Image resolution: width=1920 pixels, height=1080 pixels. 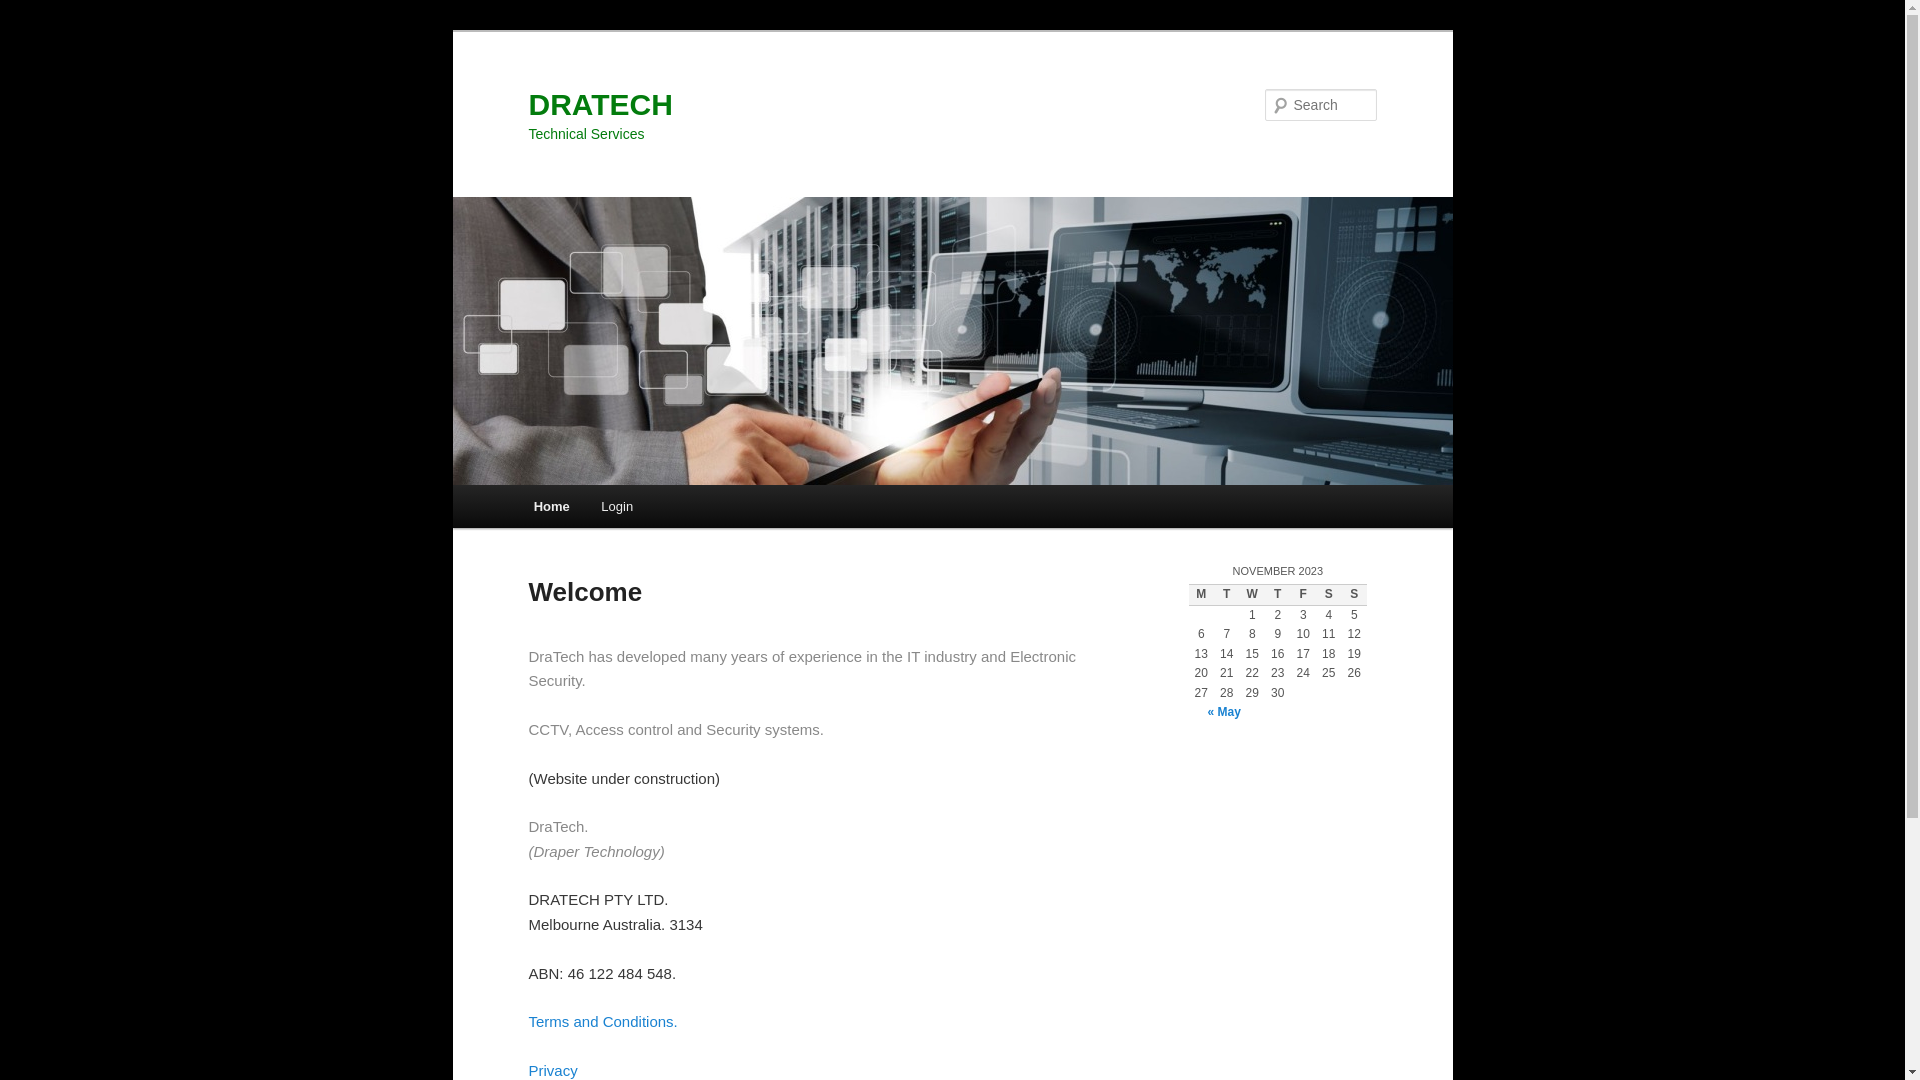 I want to click on 'Login', so click(x=616, y=505).